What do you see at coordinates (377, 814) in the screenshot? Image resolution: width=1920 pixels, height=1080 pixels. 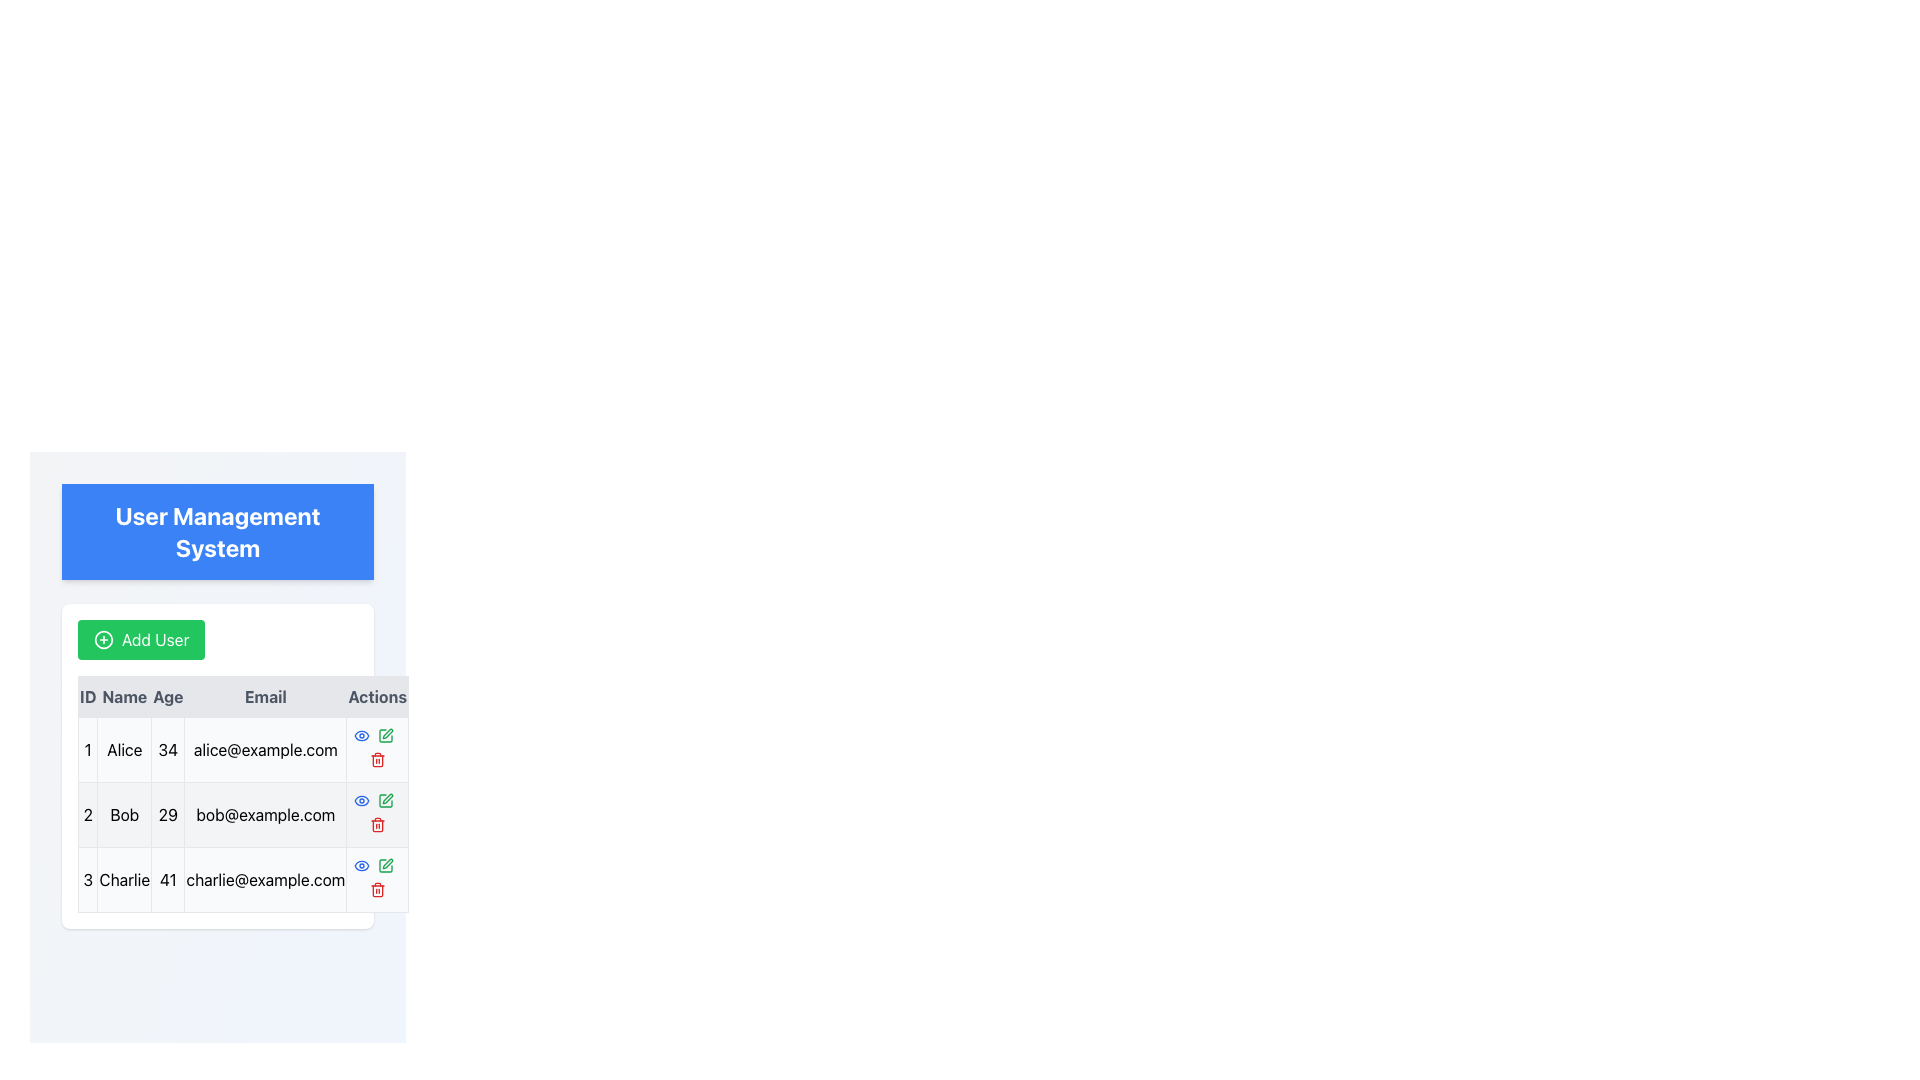 I see `the delete button in the 'Actions' column of the second row for user 'Bob' to possibly see a tooltip` at bounding box center [377, 814].